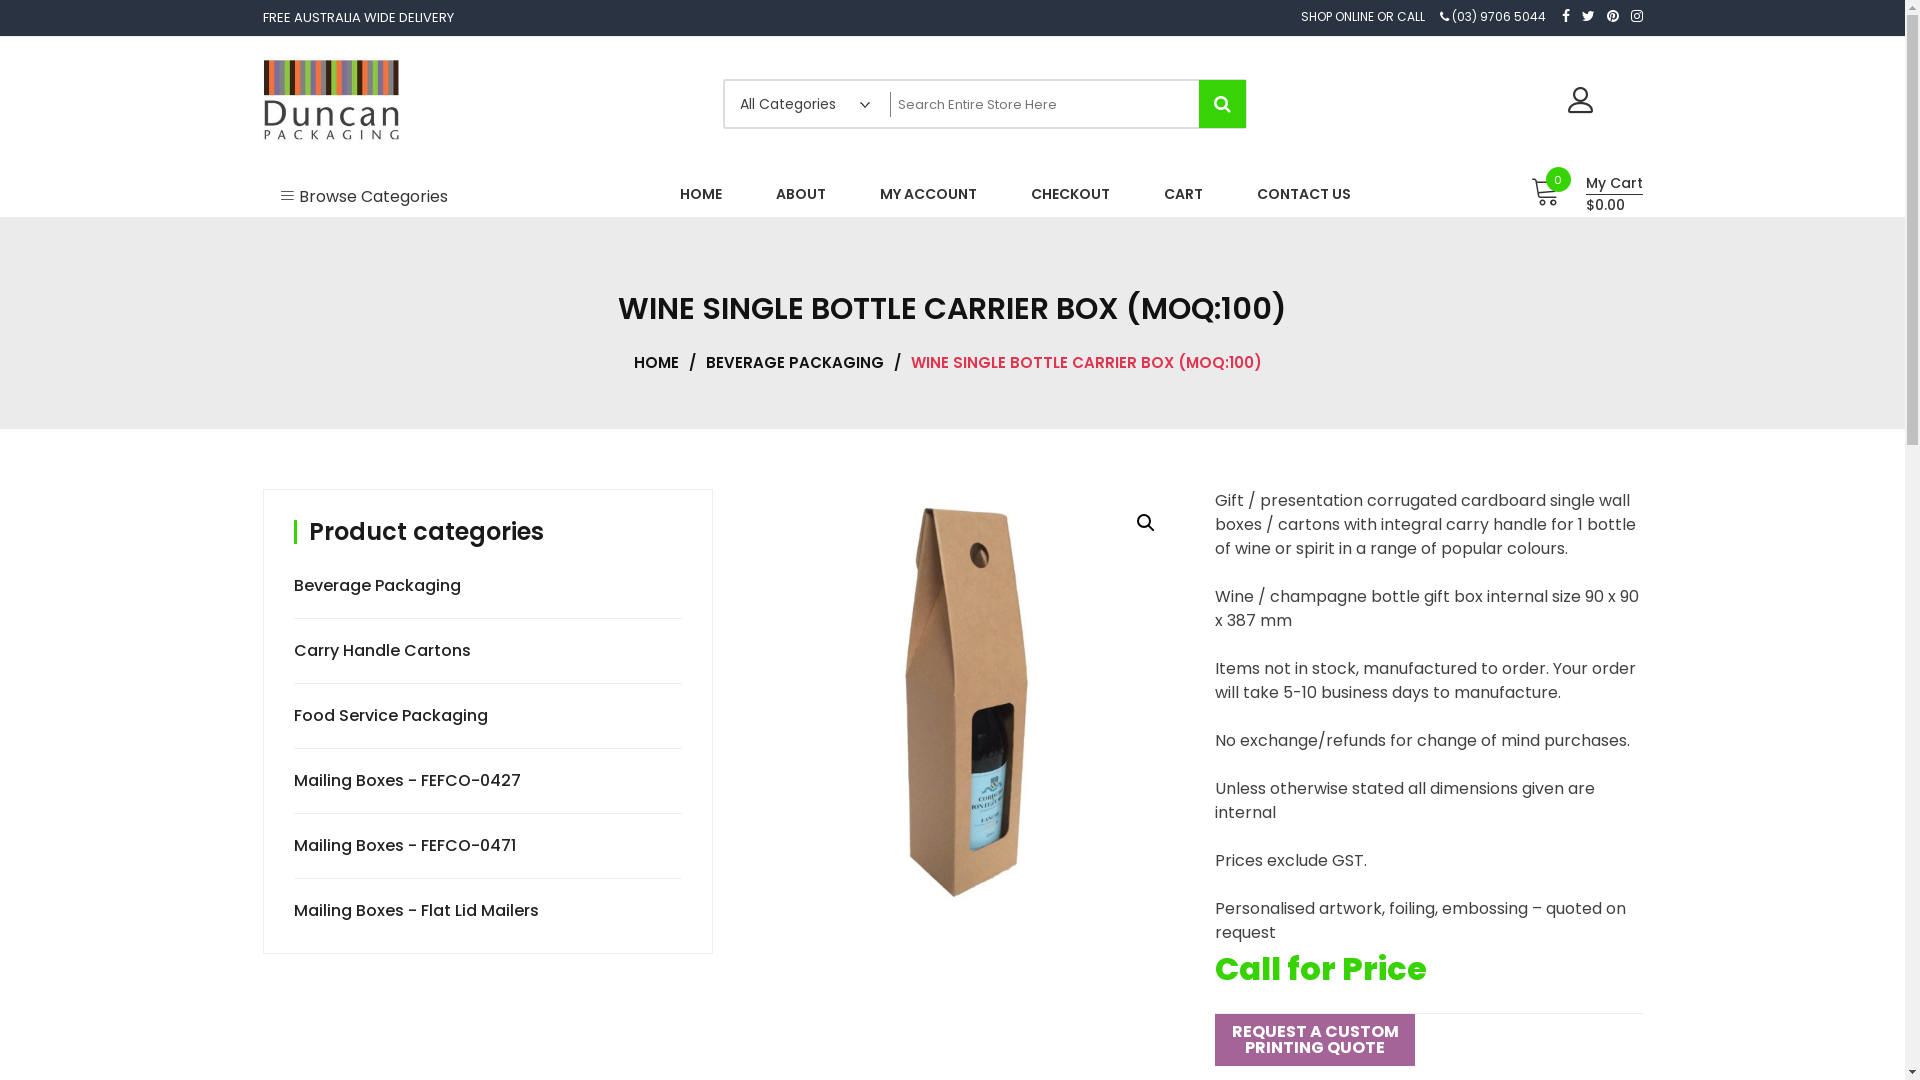 Image resolution: width=1920 pixels, height=1080 pixels. Describe the element at coordinates (379, 585) in the screenshot. I see `'Beverage Packaging'` at that location.